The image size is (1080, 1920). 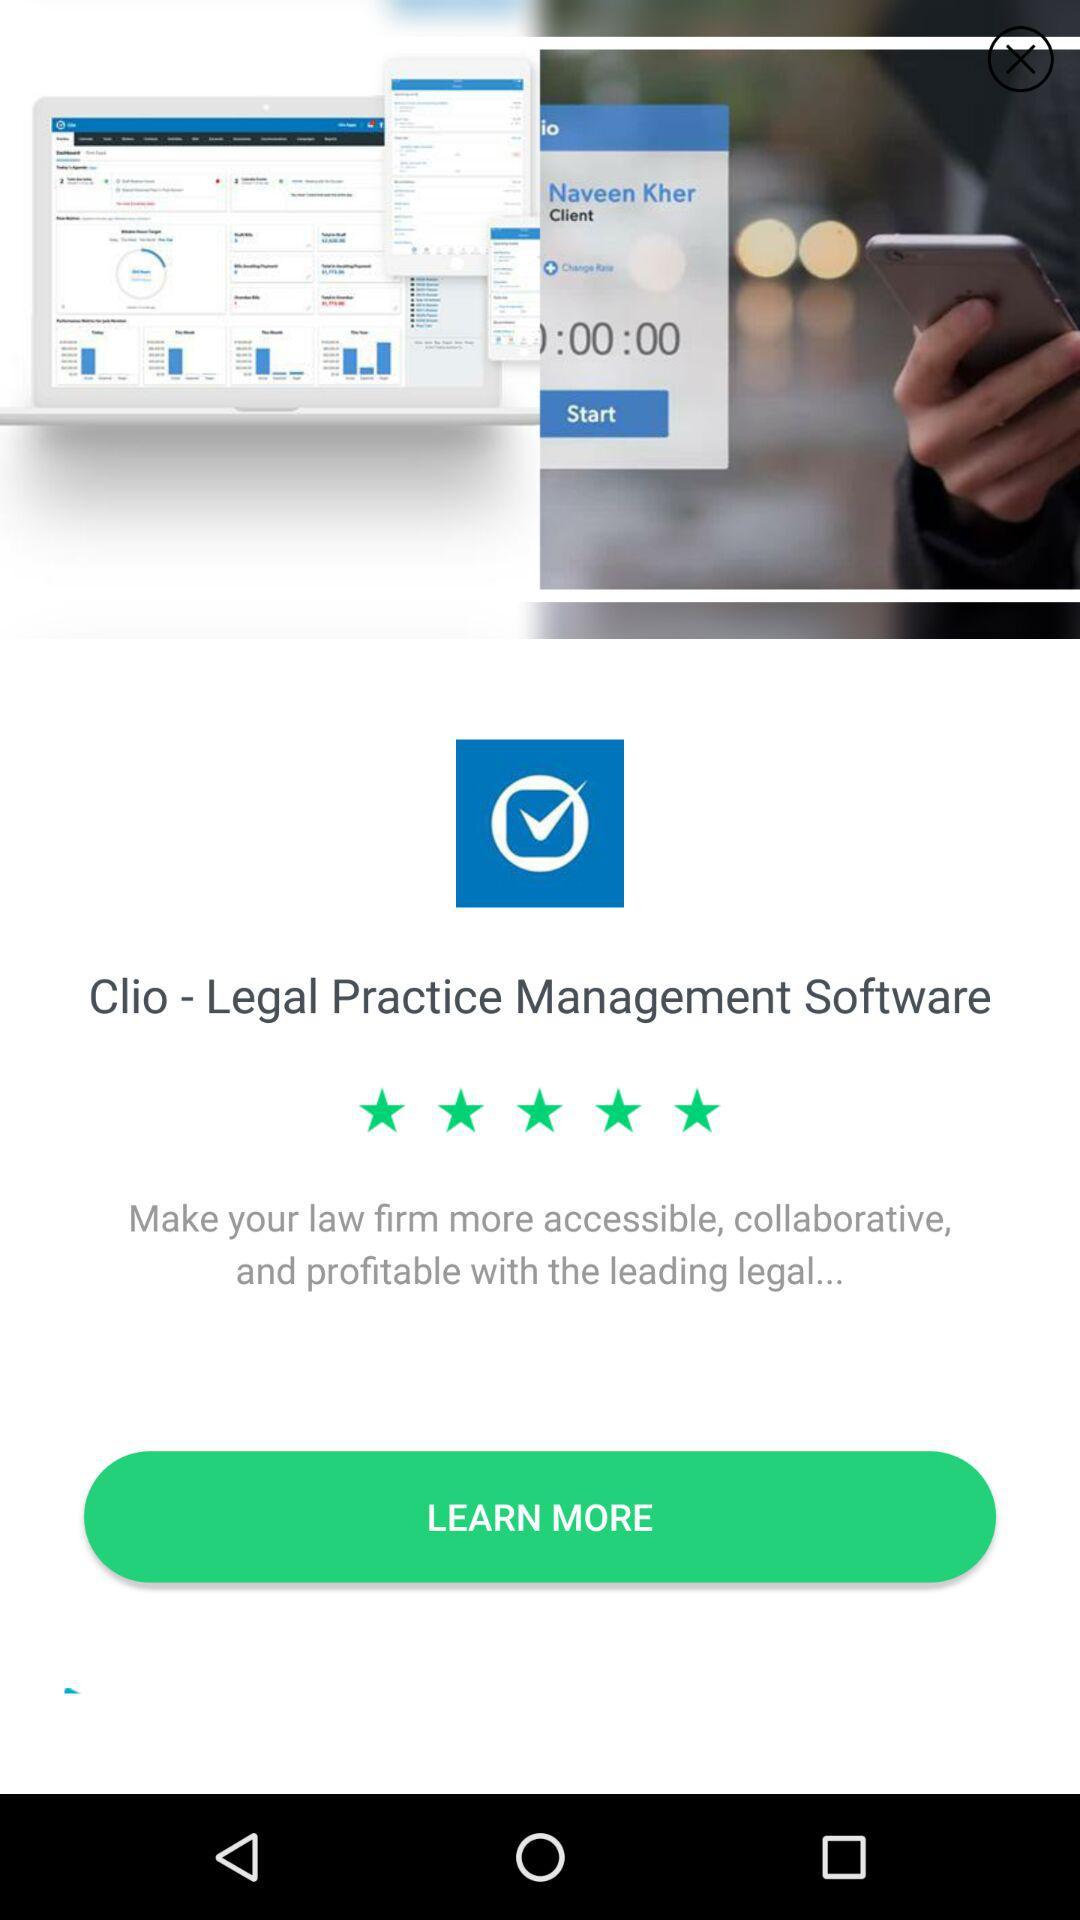 I want to click on the close icon, so click(x=1020, y=59).